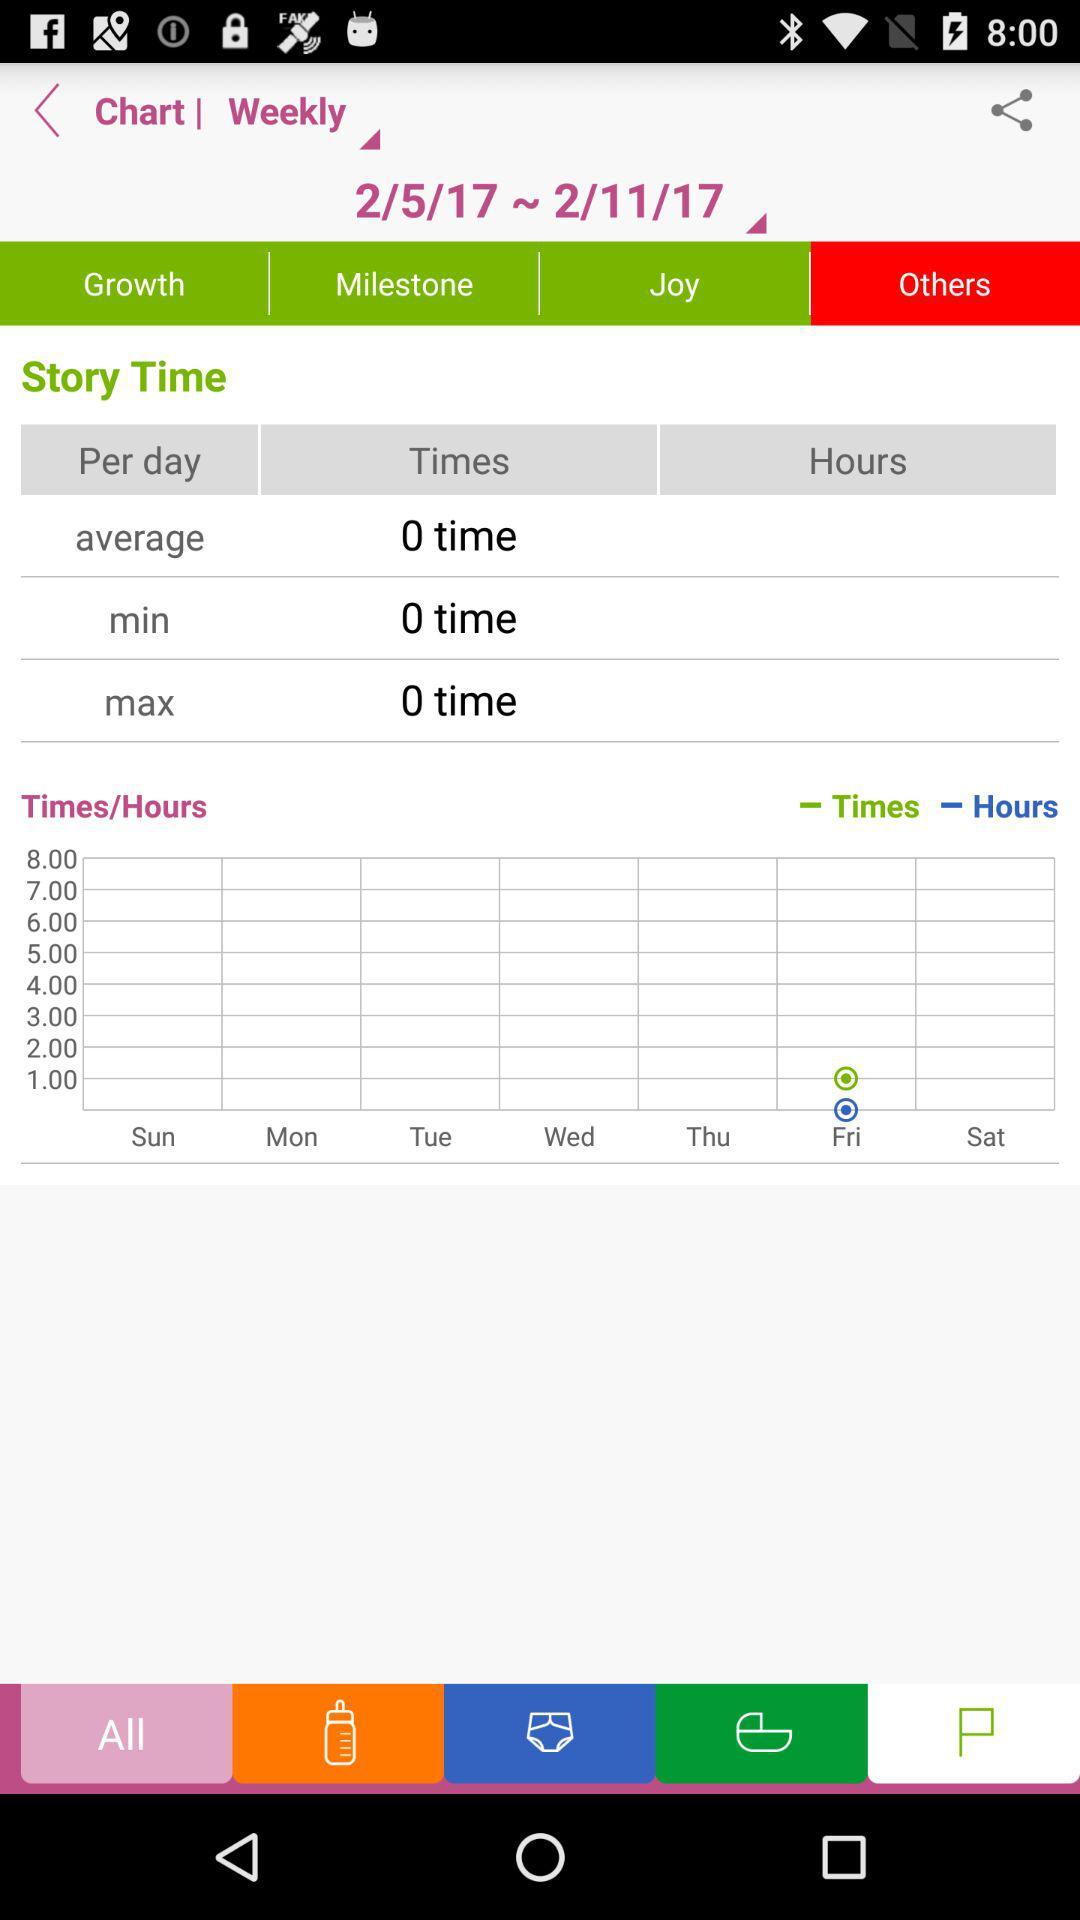 The width and height of the screenshot is (1080, 1920). What do you see at coordinates (46, 109) in the screenshot?
I see `item to the left of chart app` at bounding box center [46, 109].